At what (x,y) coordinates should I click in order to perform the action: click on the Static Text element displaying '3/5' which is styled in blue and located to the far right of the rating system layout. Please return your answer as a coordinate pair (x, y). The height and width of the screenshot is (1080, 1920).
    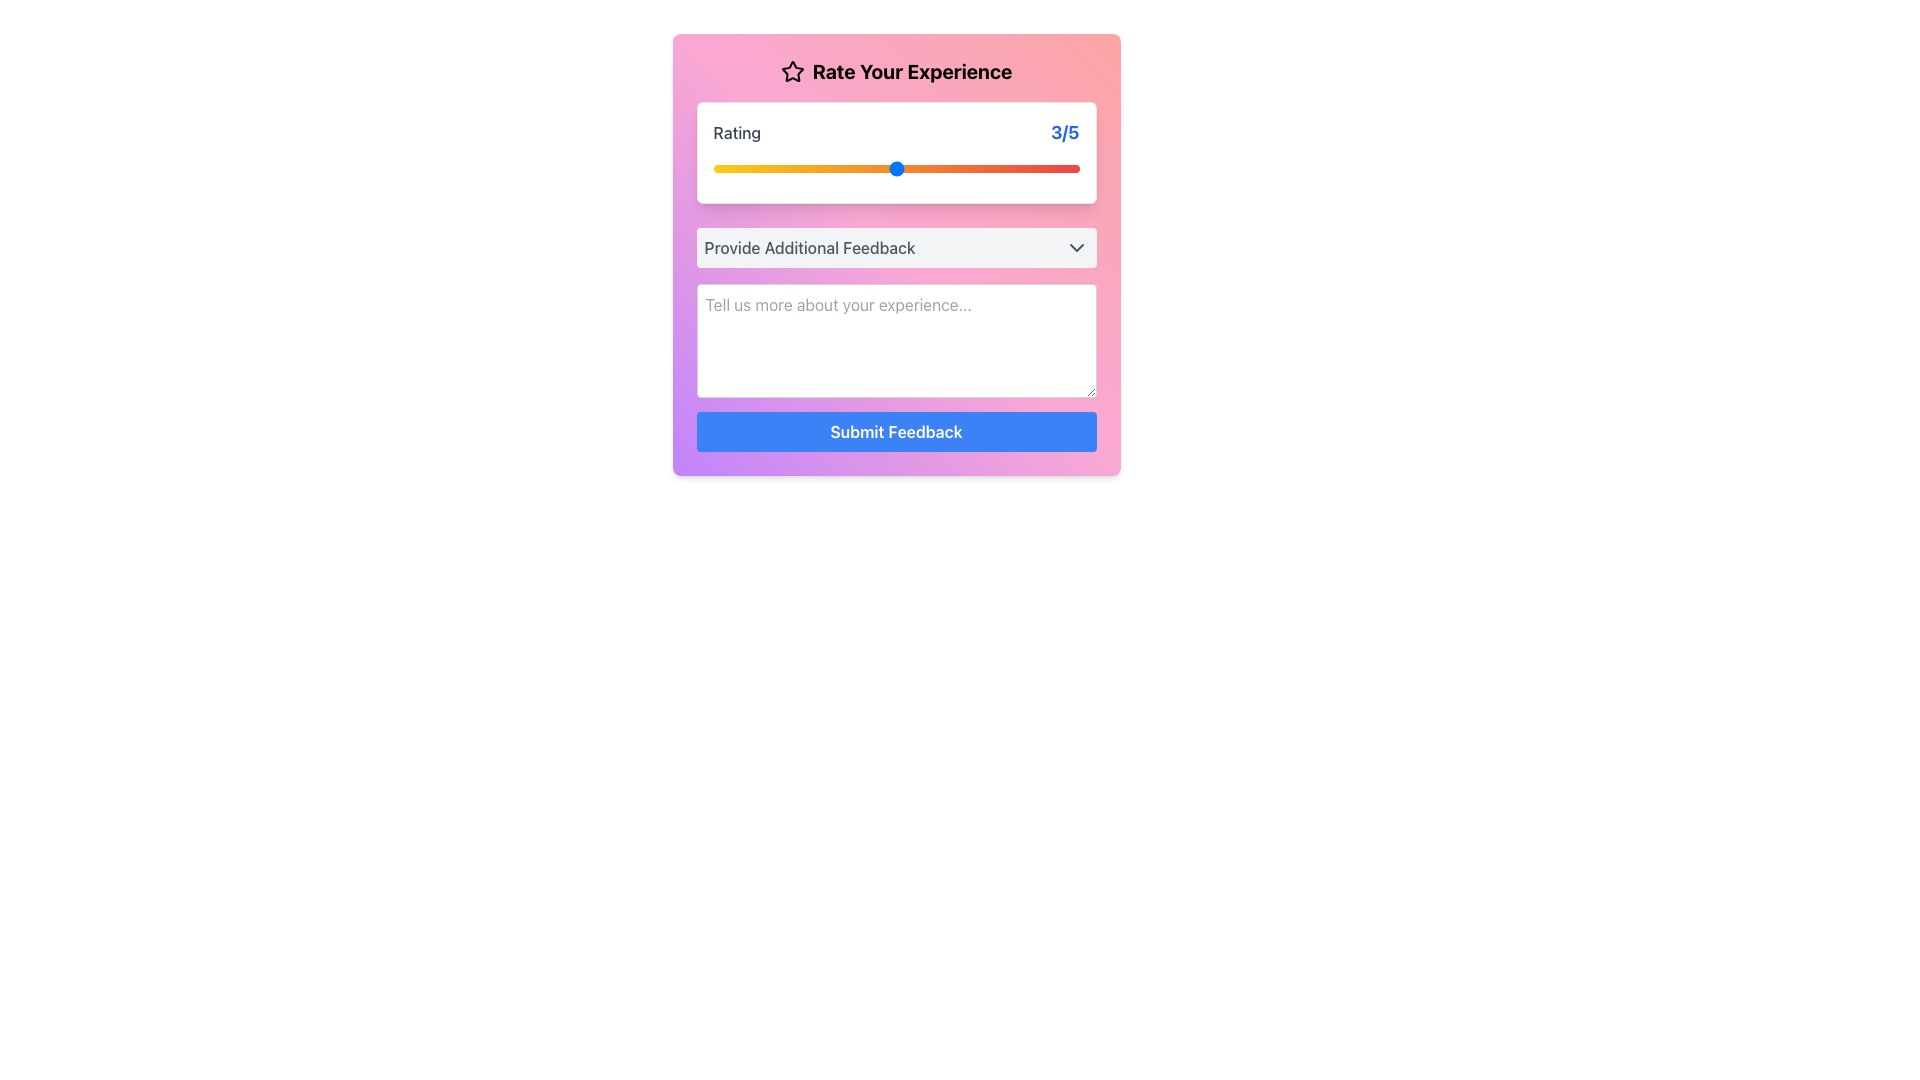
    Looking at the image, I should click on (1064, 132).